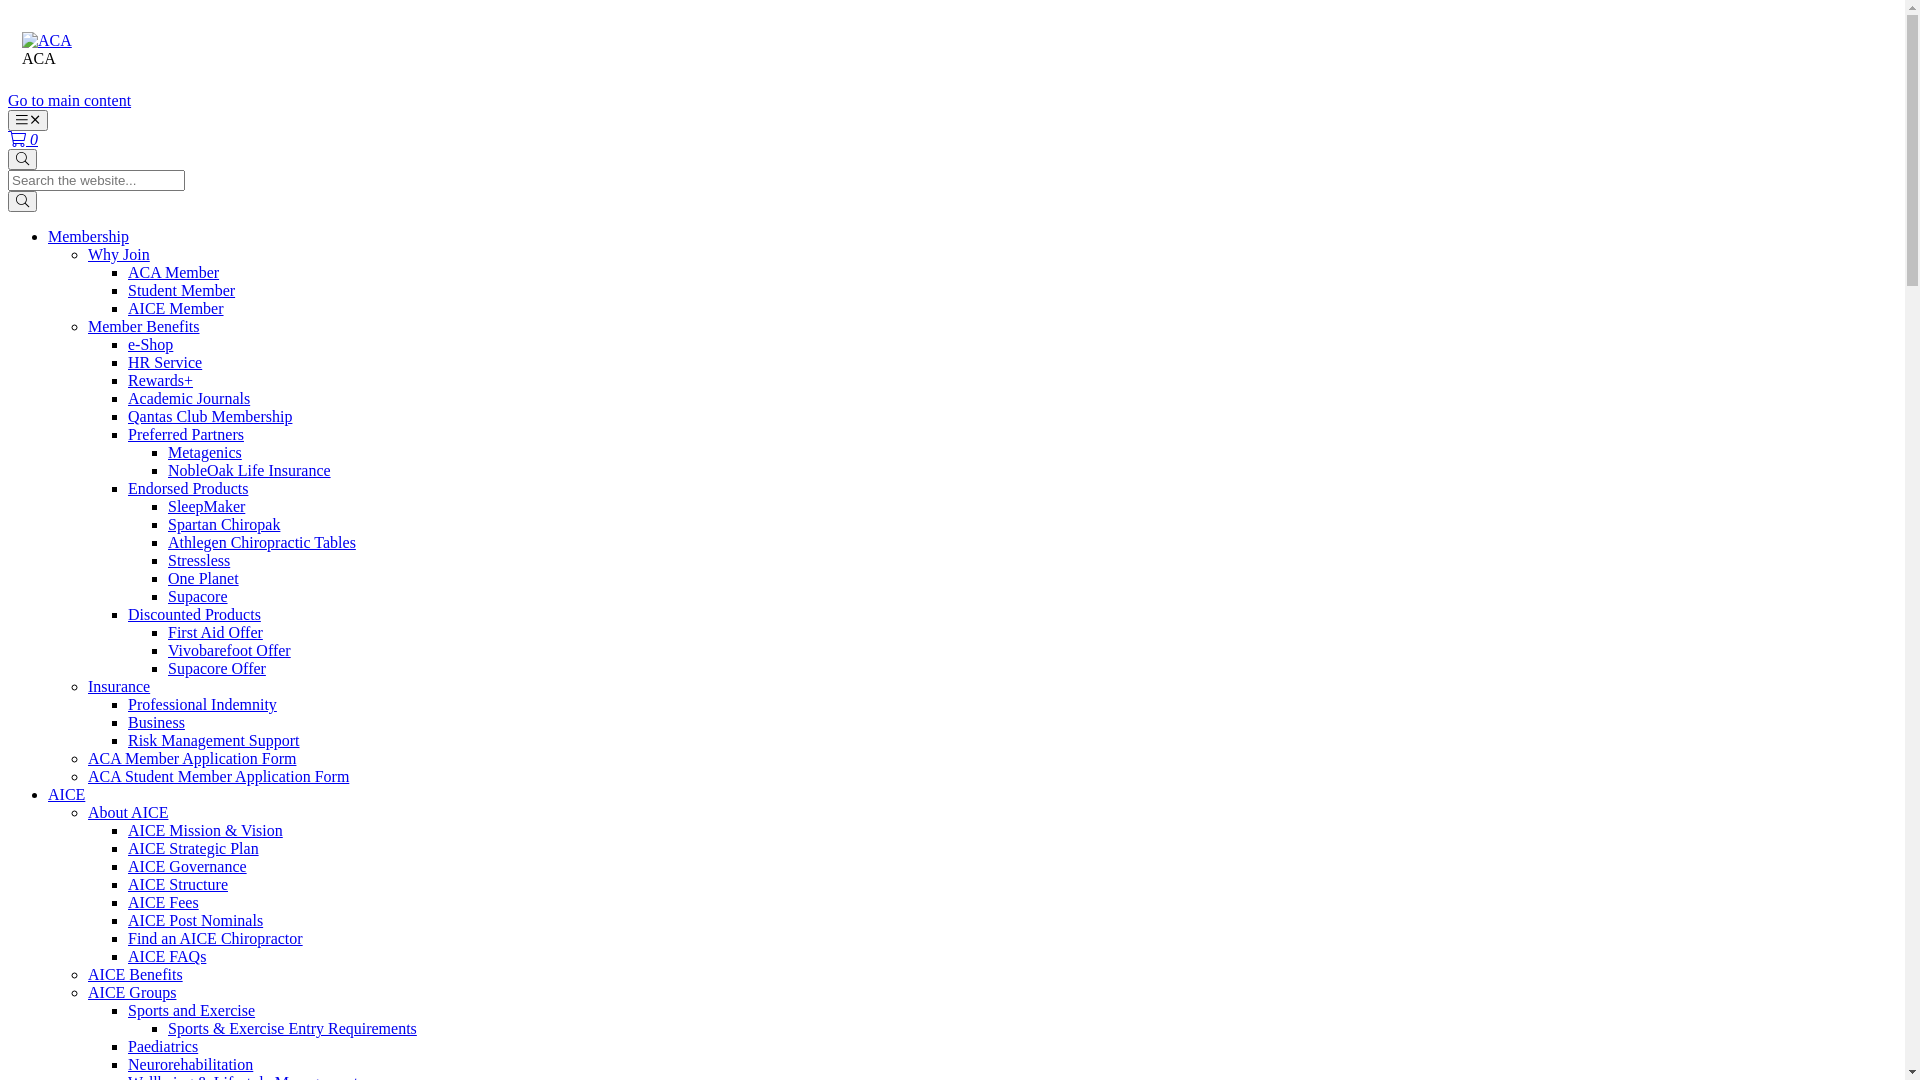 This screenshot has height=1080, width=1920. Describe the element at coordinates (229, 650) in the screenshot. I see `'Vivobarefoot Offer'` at that location.